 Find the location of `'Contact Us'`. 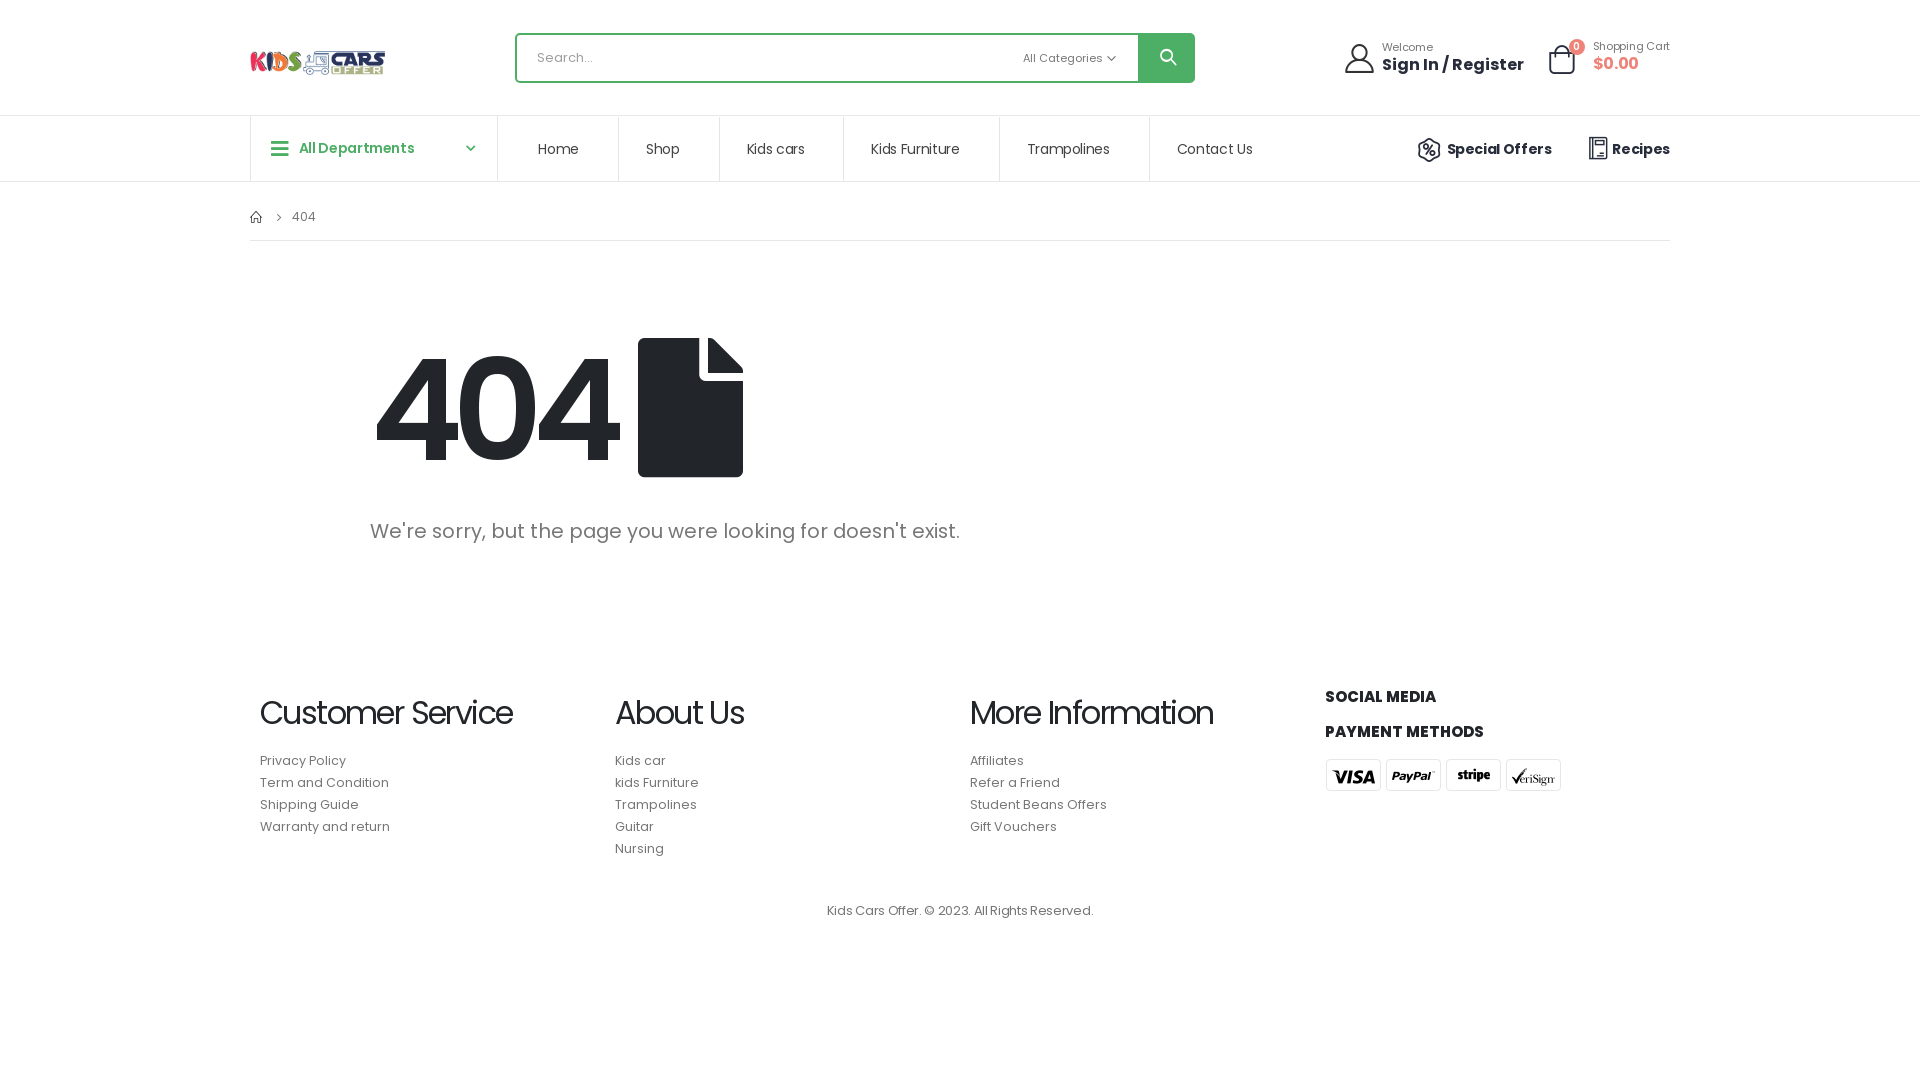

'Contact Us' is located at coordinates (1151, 148).